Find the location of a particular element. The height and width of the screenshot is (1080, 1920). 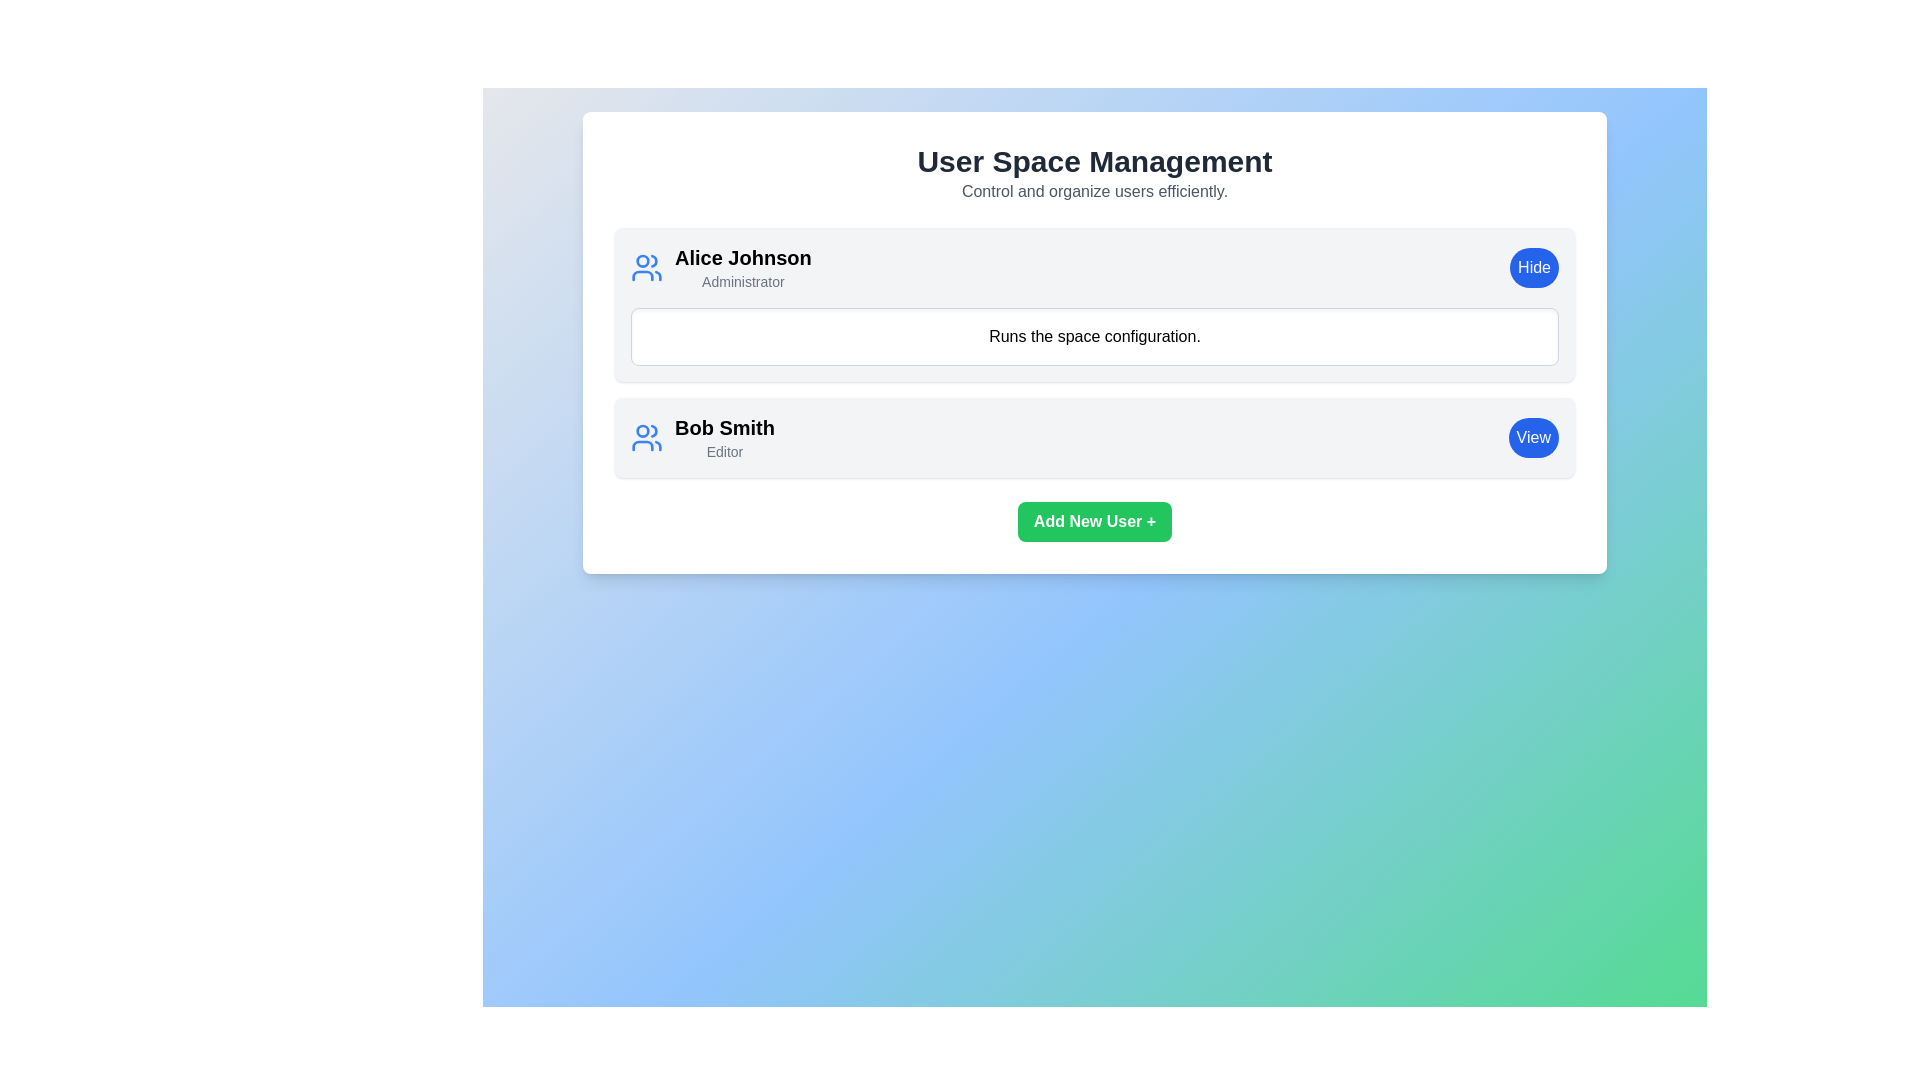

the Information Label displaying 'Bob Smith' with an icon of two user figures is located at coordinates (702, 437).